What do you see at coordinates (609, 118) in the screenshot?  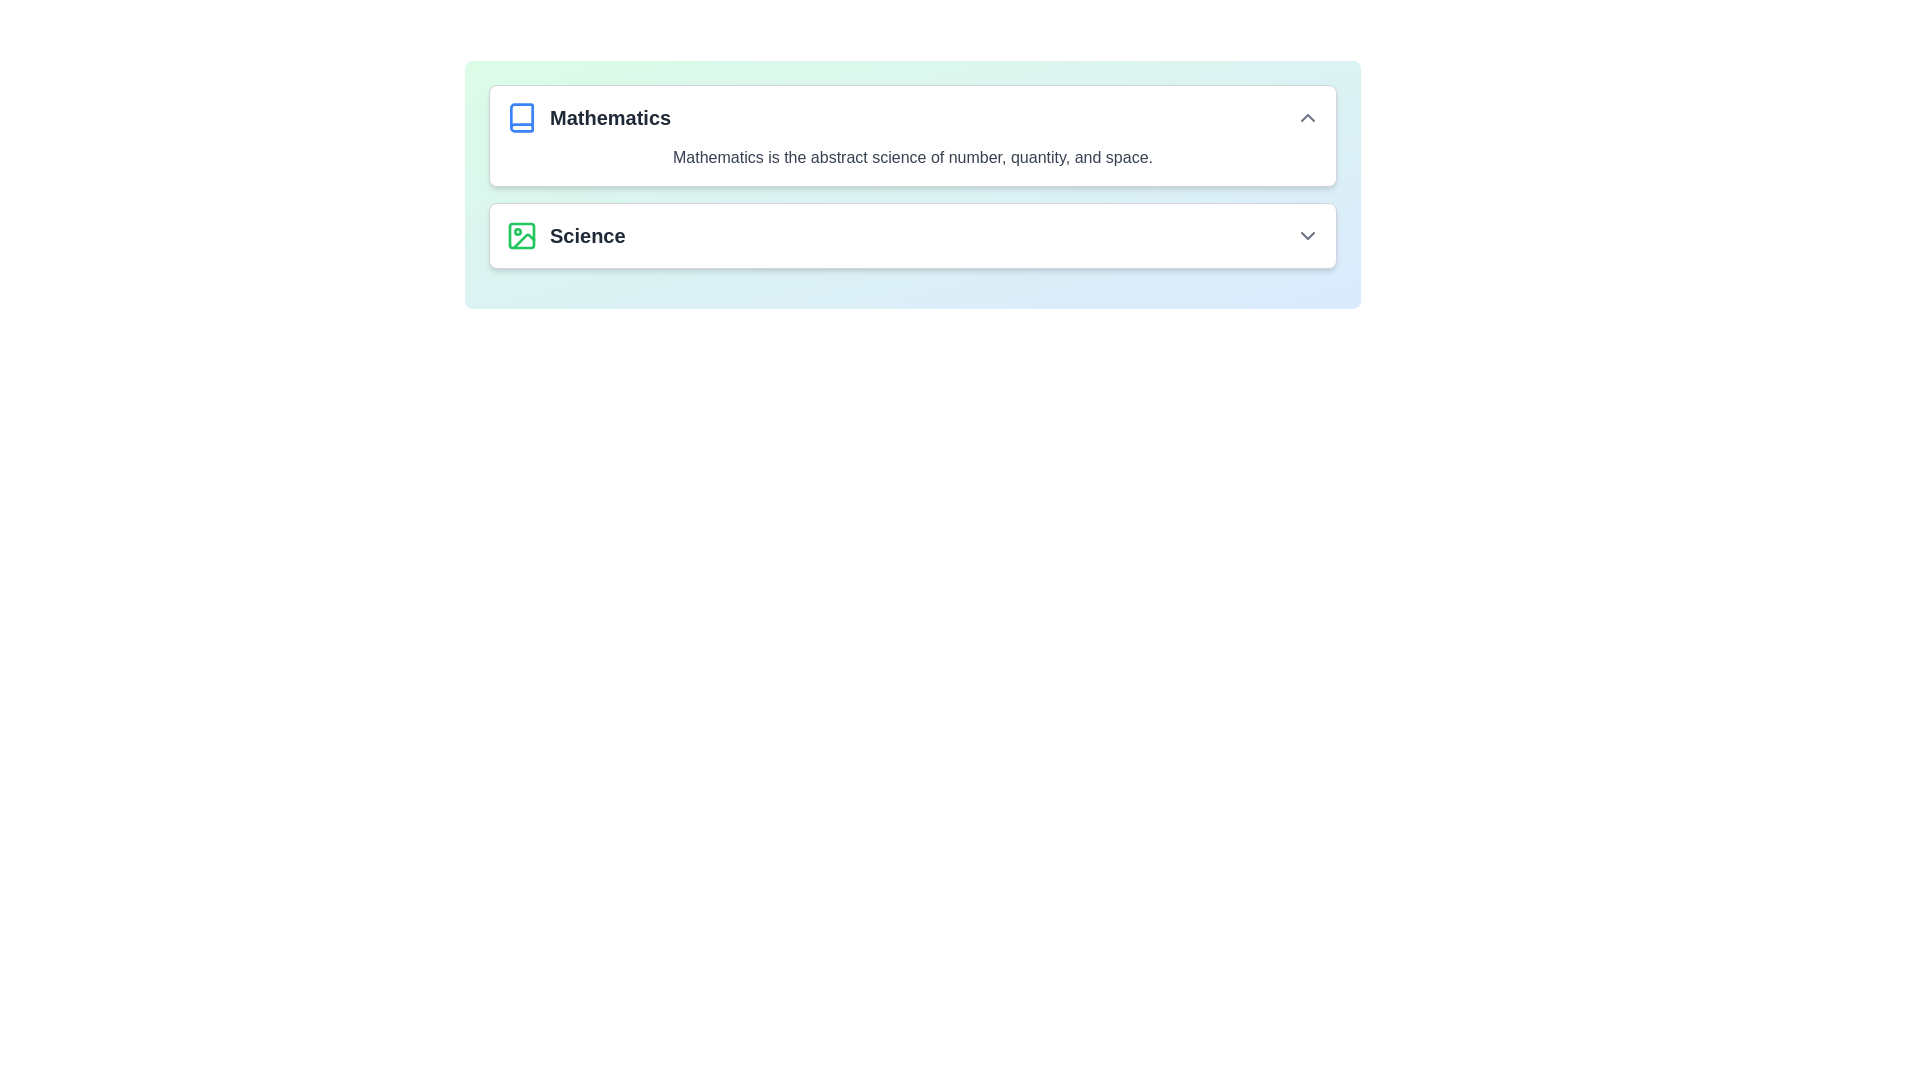 I see `title 'Mathematics', which is a bold text label in dark gray color located to the right of a blue book icon in the top-left section of the interface` at bounding box center [609, 118].